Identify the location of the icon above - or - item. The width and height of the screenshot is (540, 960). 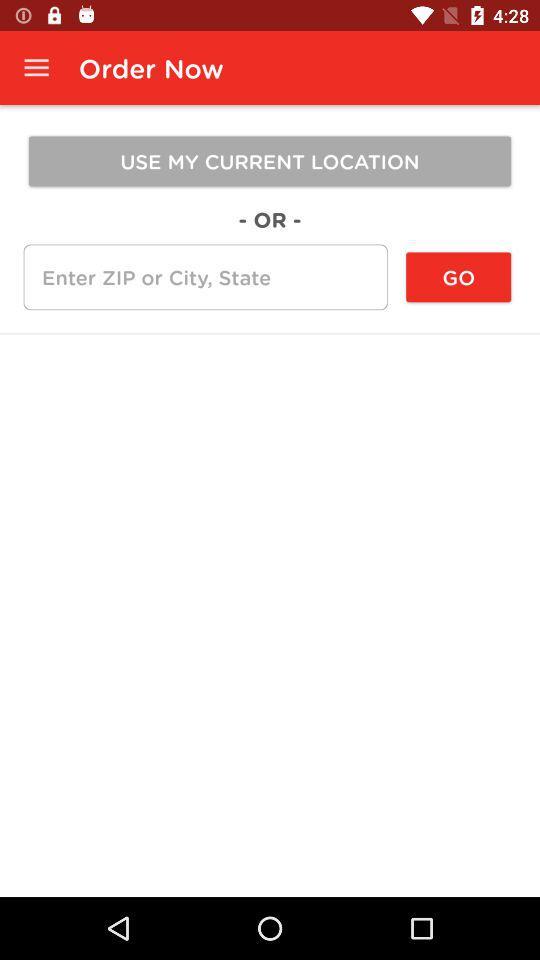
(270, 160).